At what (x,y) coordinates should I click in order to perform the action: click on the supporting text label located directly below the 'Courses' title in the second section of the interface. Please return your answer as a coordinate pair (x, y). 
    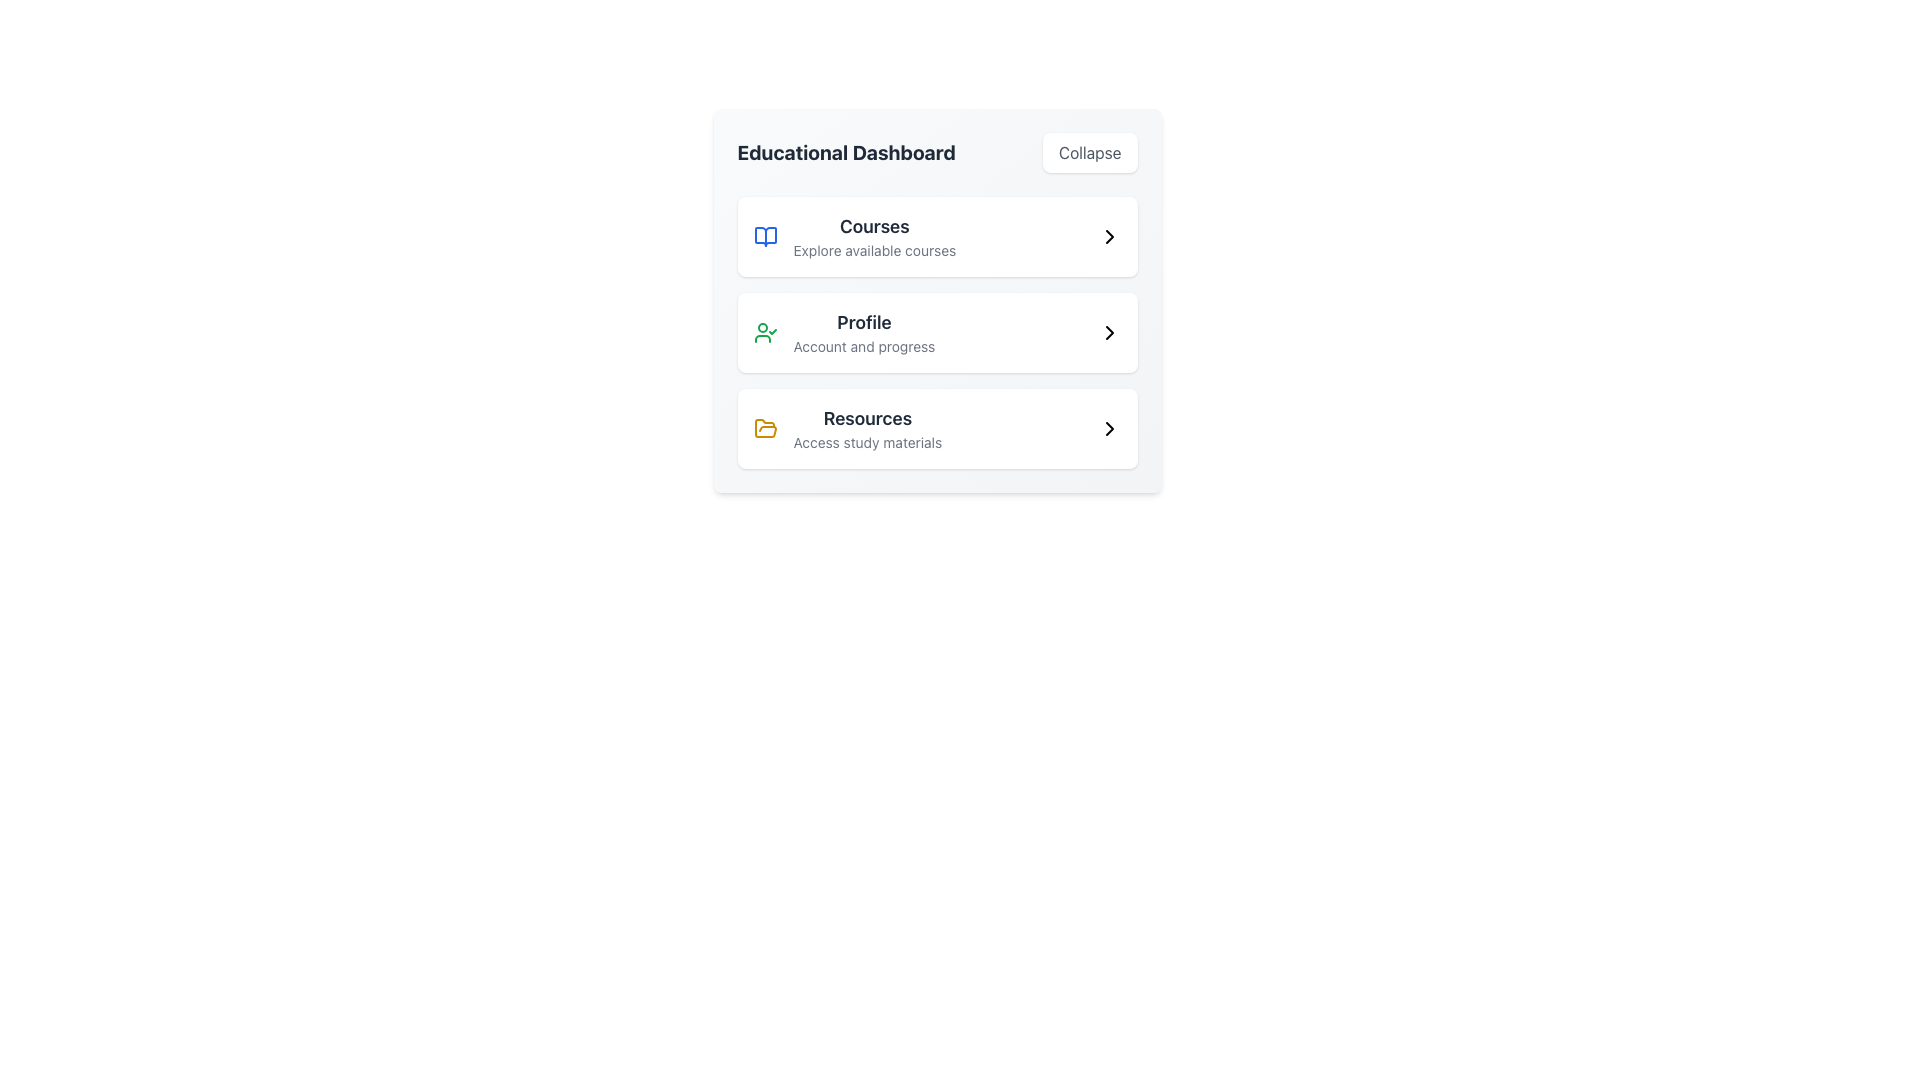
    Looking at the image, I should click on (874, 249).